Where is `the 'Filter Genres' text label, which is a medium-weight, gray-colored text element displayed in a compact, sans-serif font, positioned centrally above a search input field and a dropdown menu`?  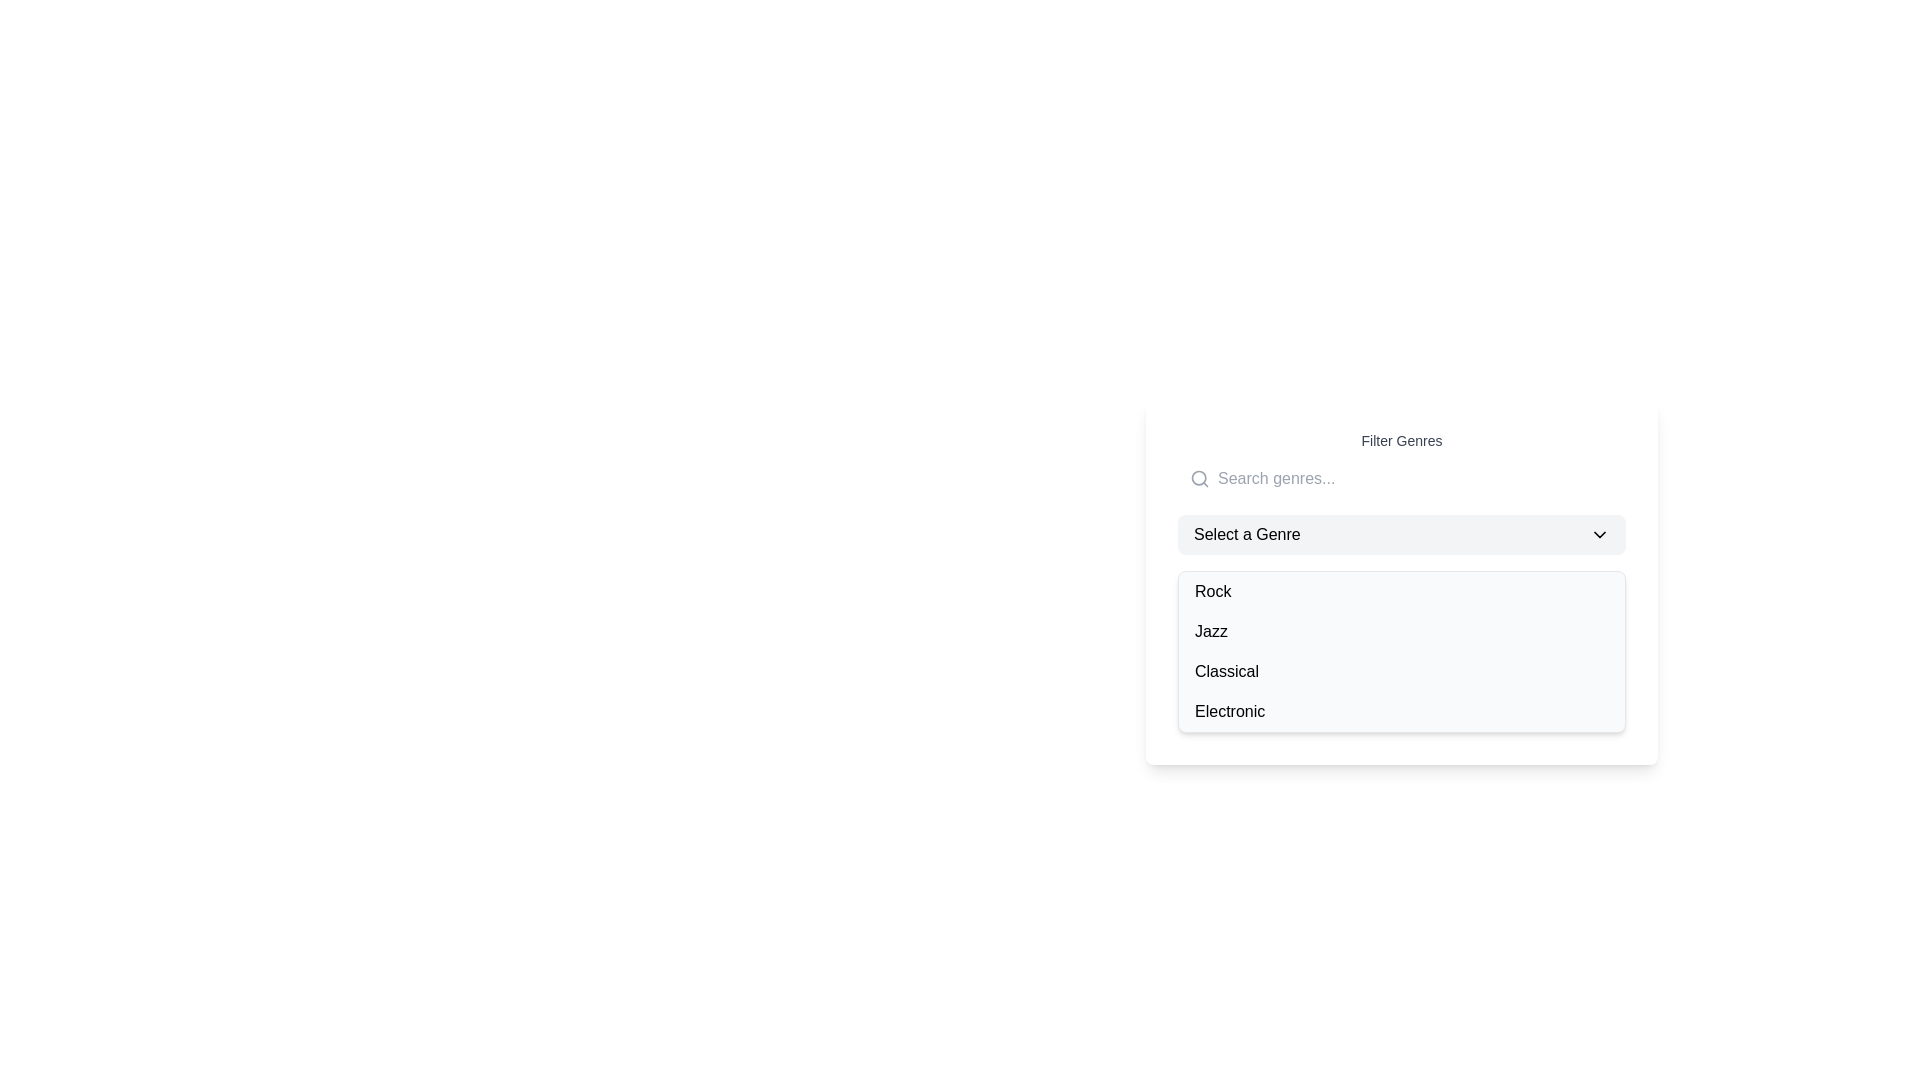 the 'Filter Genres' text label, which is a medium-weight, gray-colored text element displayed in a compact, sans-serif font, positioned centrally above a search input field and a dropdown menu is located at coordinates (1400, 439).